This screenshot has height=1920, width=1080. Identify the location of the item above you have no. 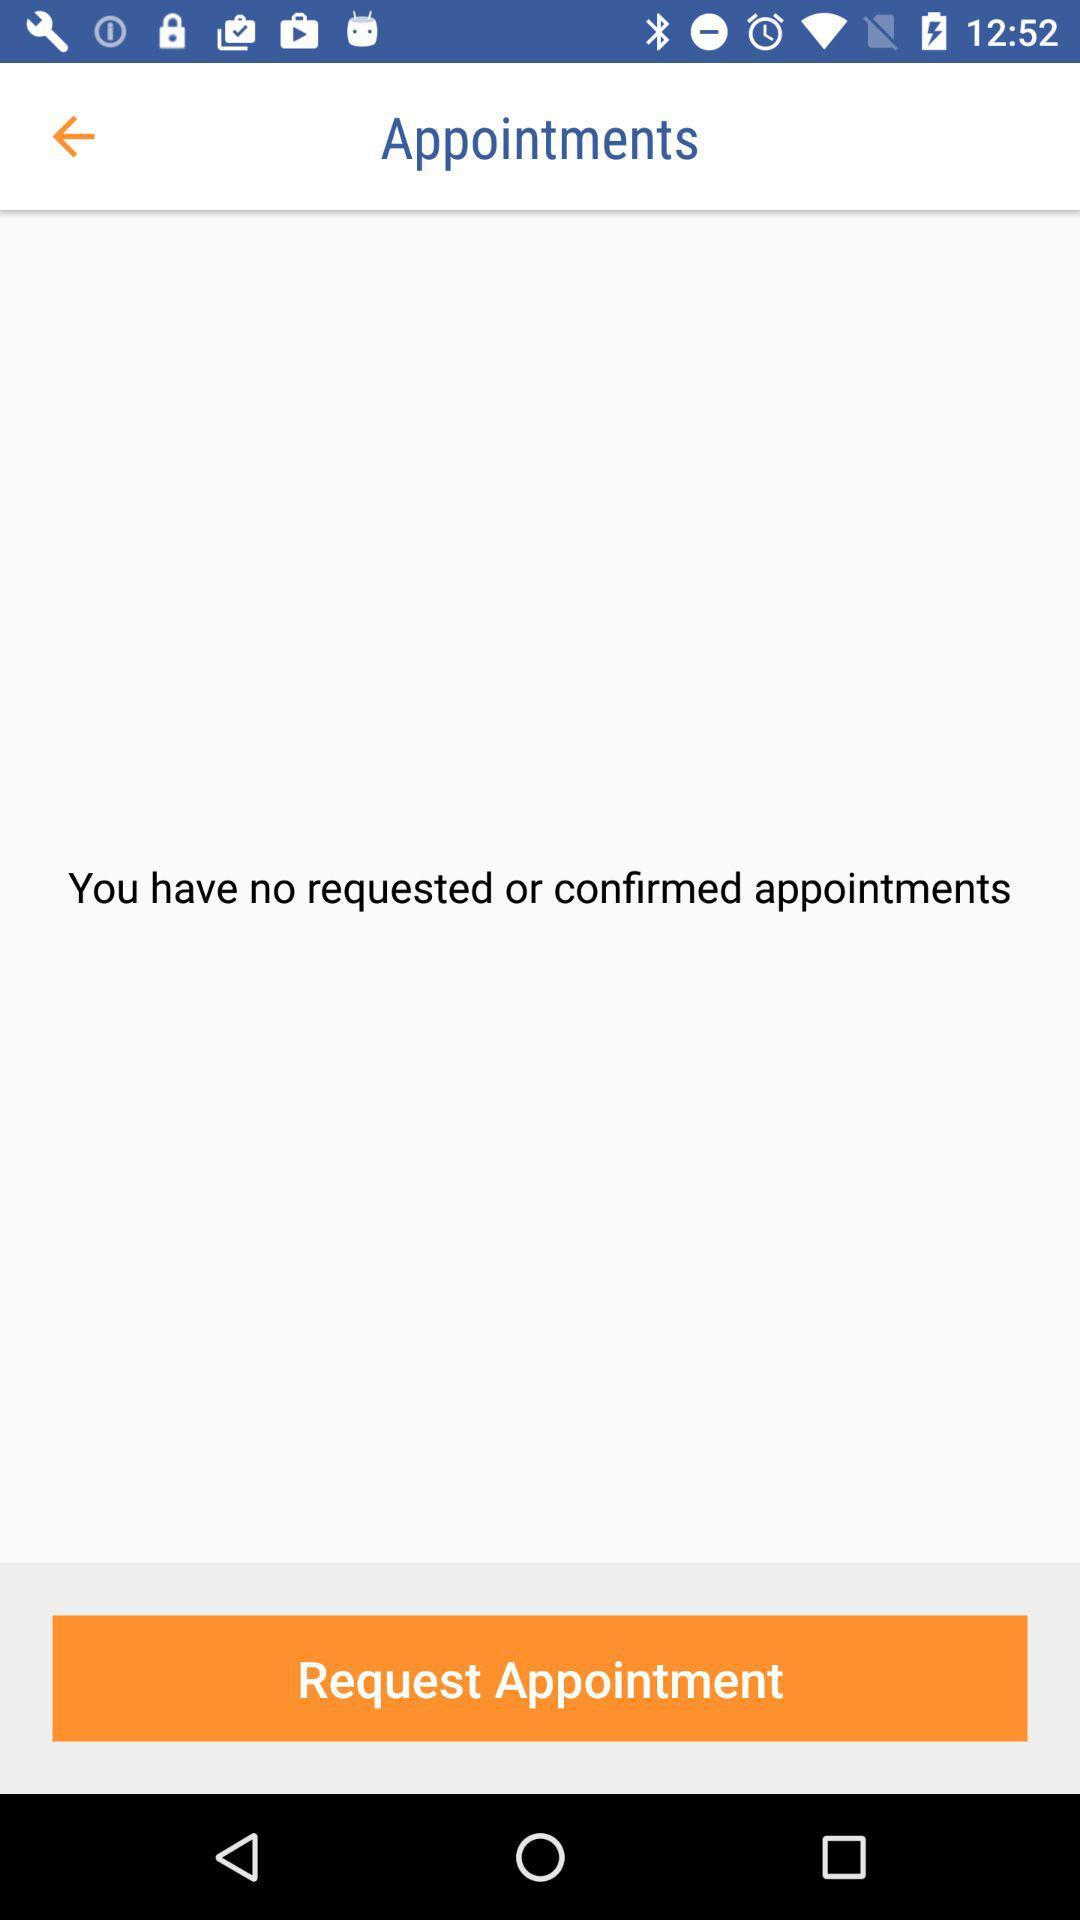
(72, 135).